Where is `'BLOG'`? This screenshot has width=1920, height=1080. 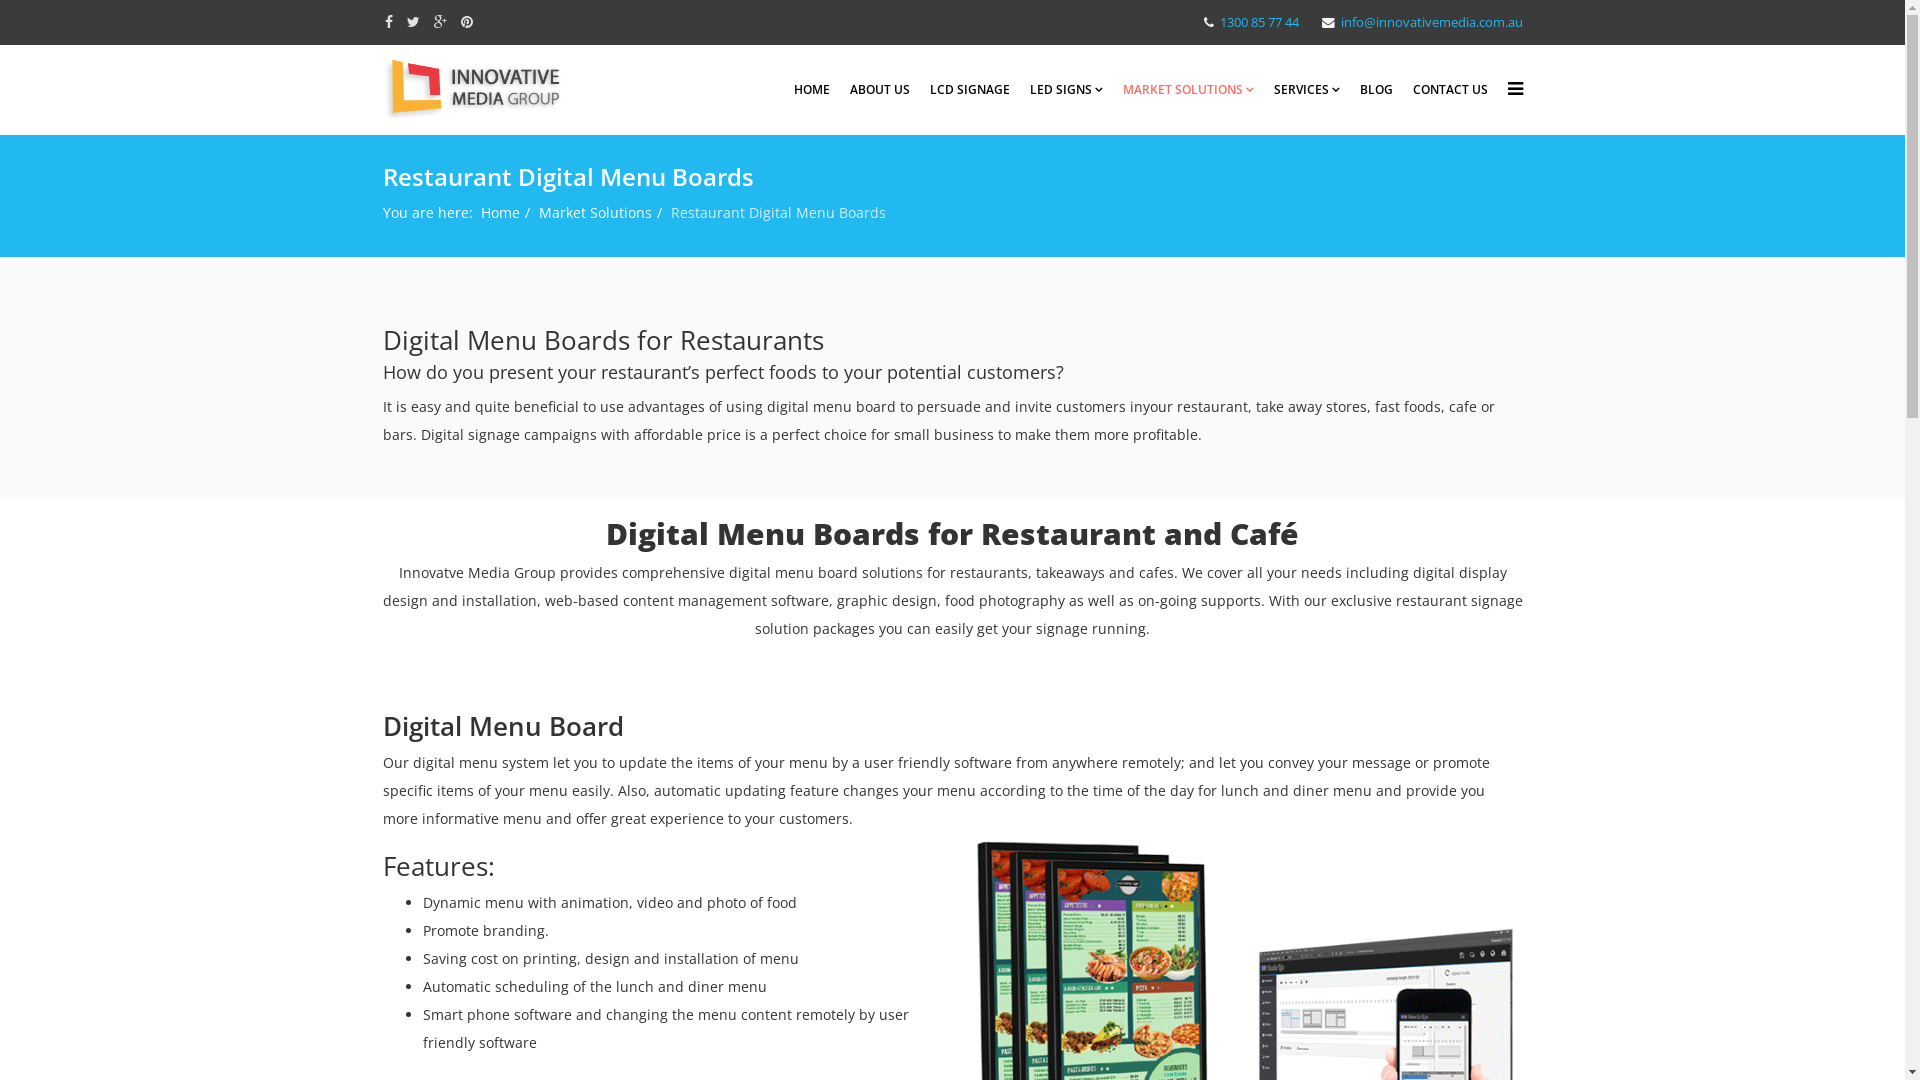
'BLOG' is located at coordinates (1375, 88).